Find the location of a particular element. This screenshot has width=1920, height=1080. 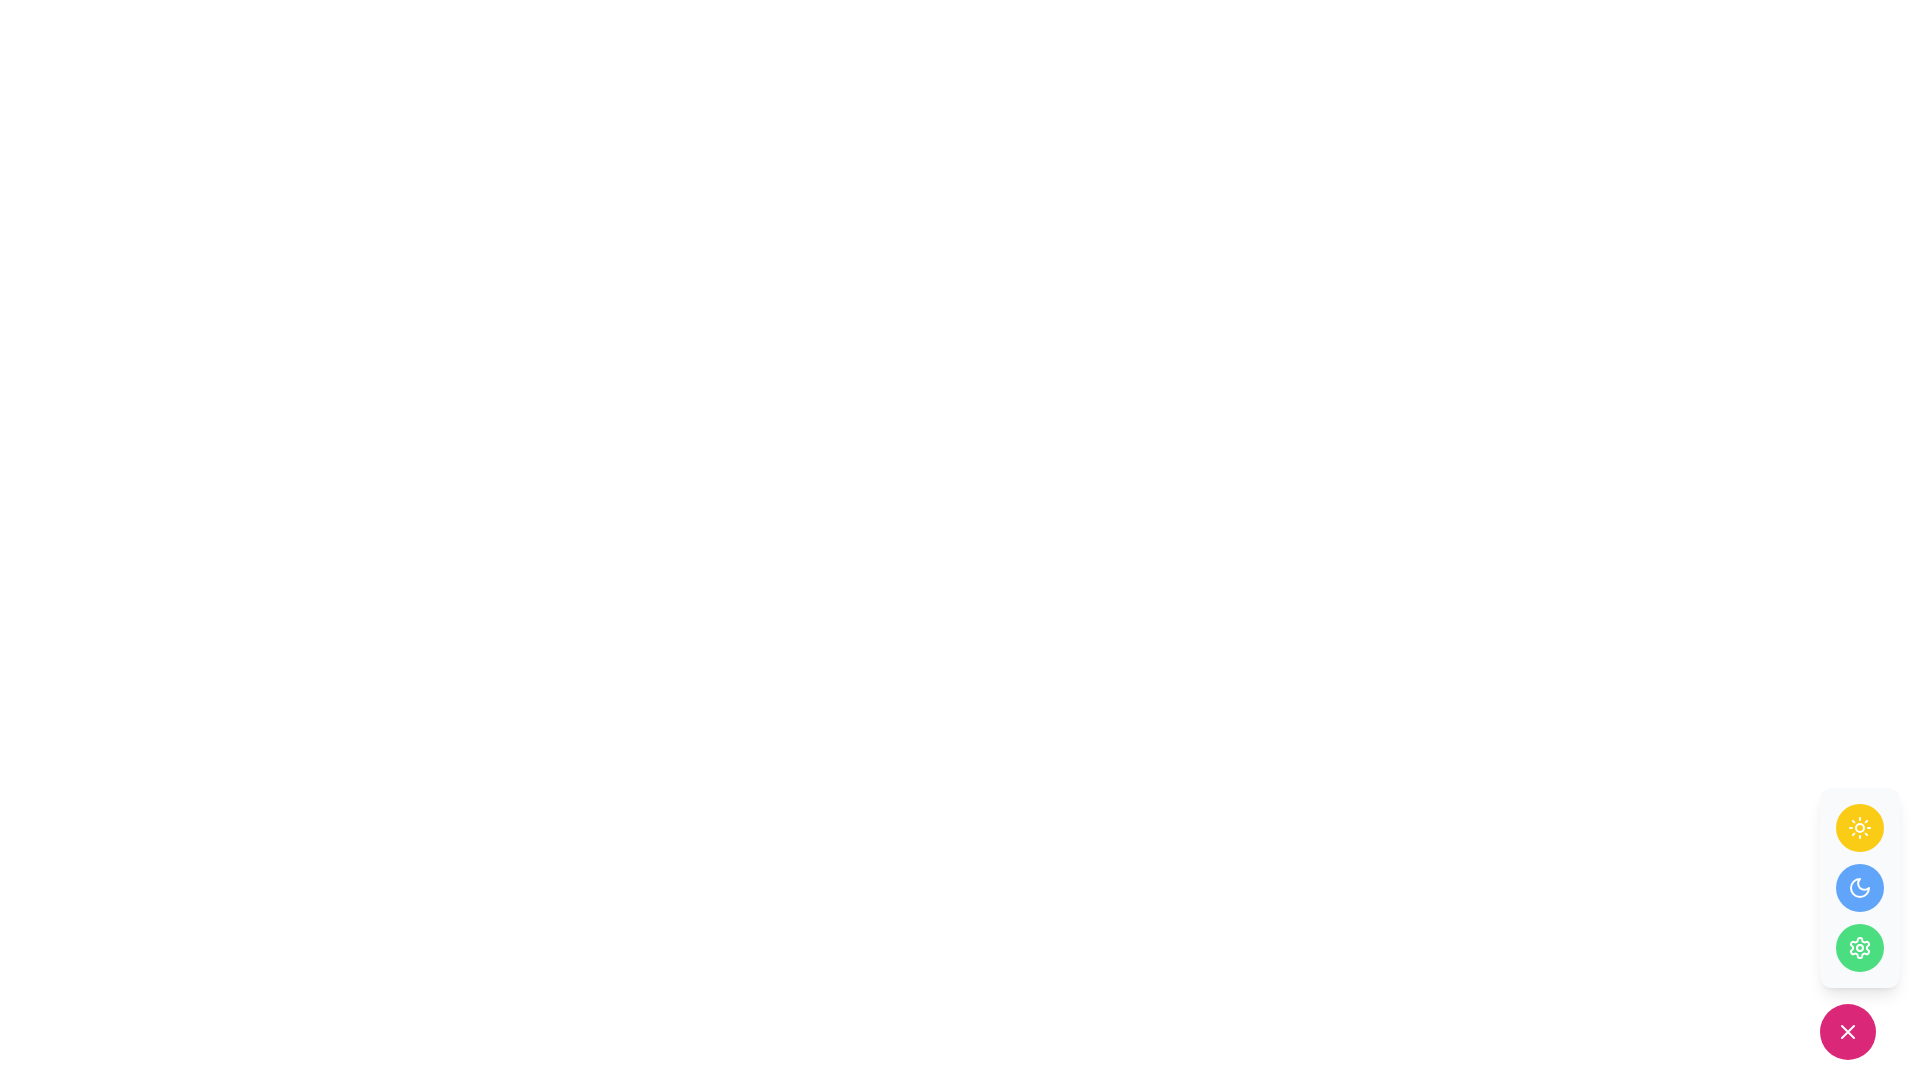

the round yellow button with a white sun icon is located at coordinates (1859, 828).